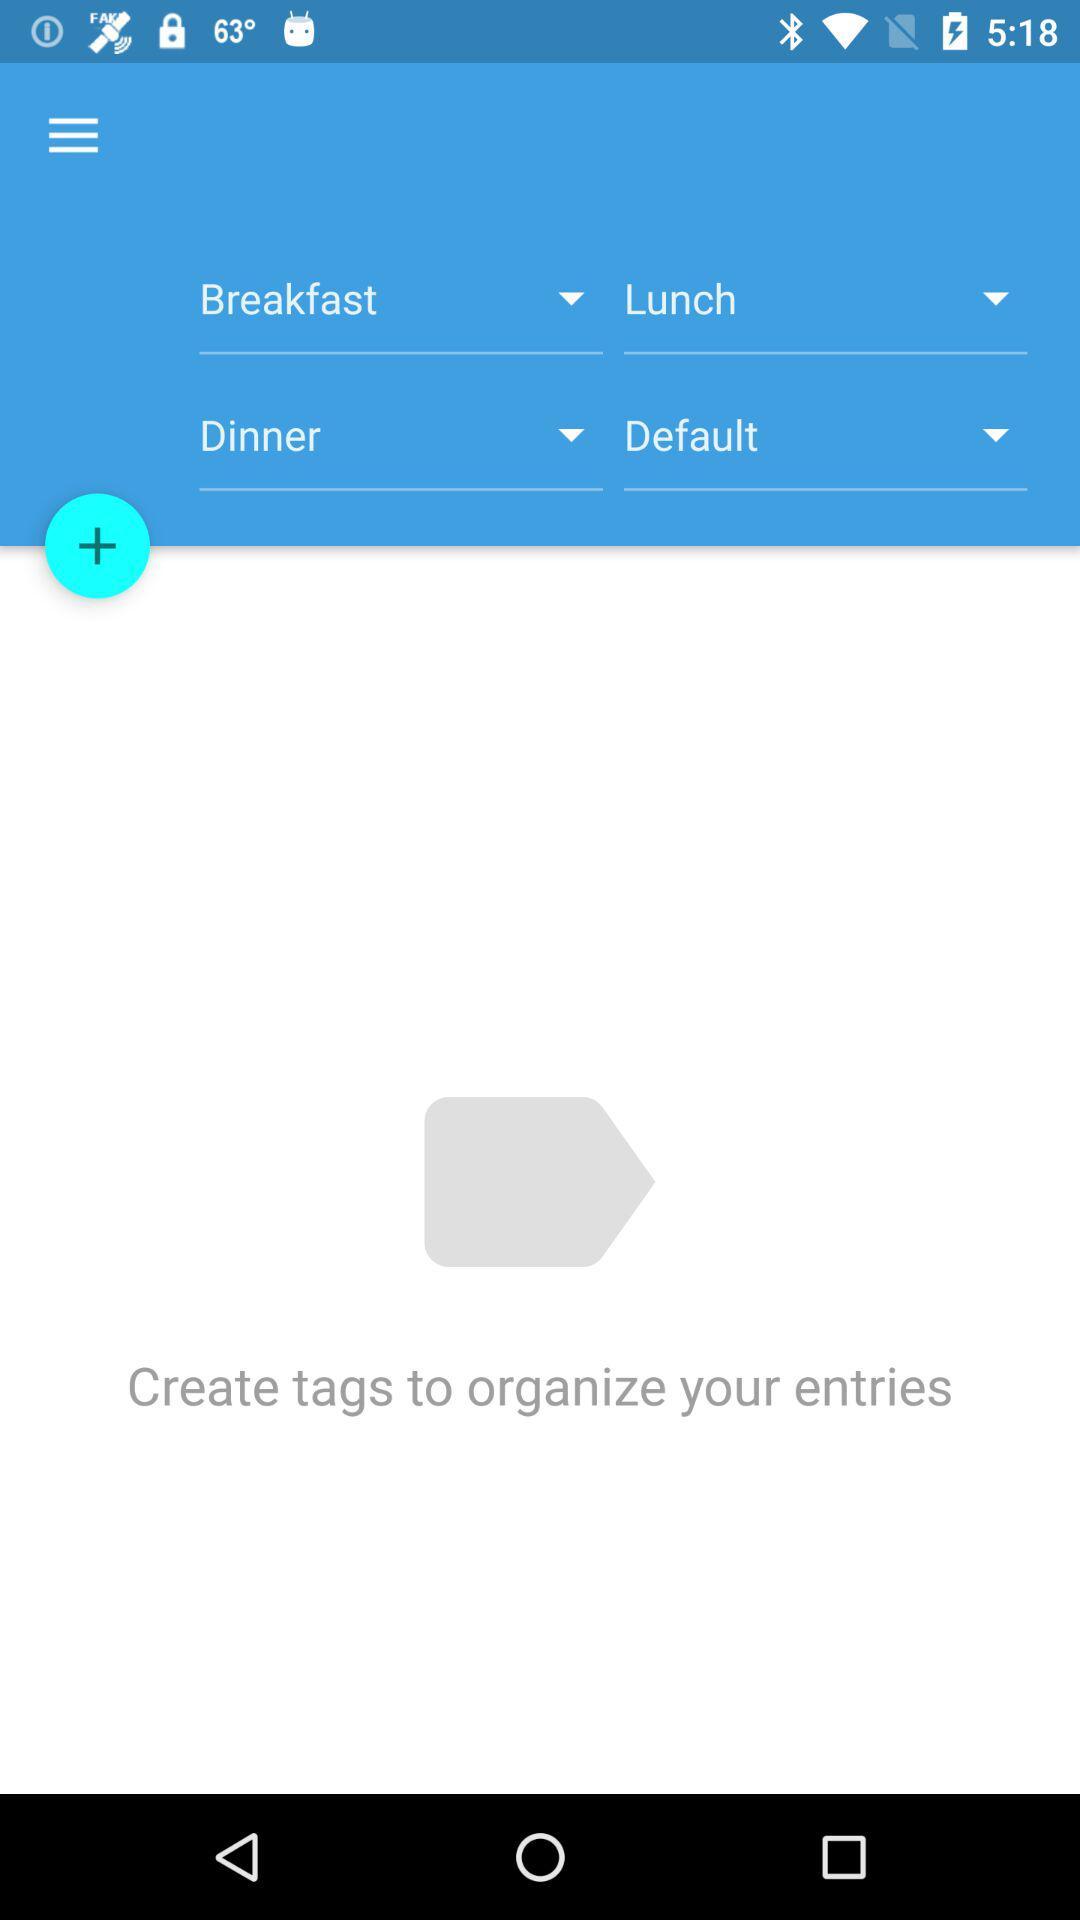  I want to click on the icon next to dinner item, so click(825, 445).